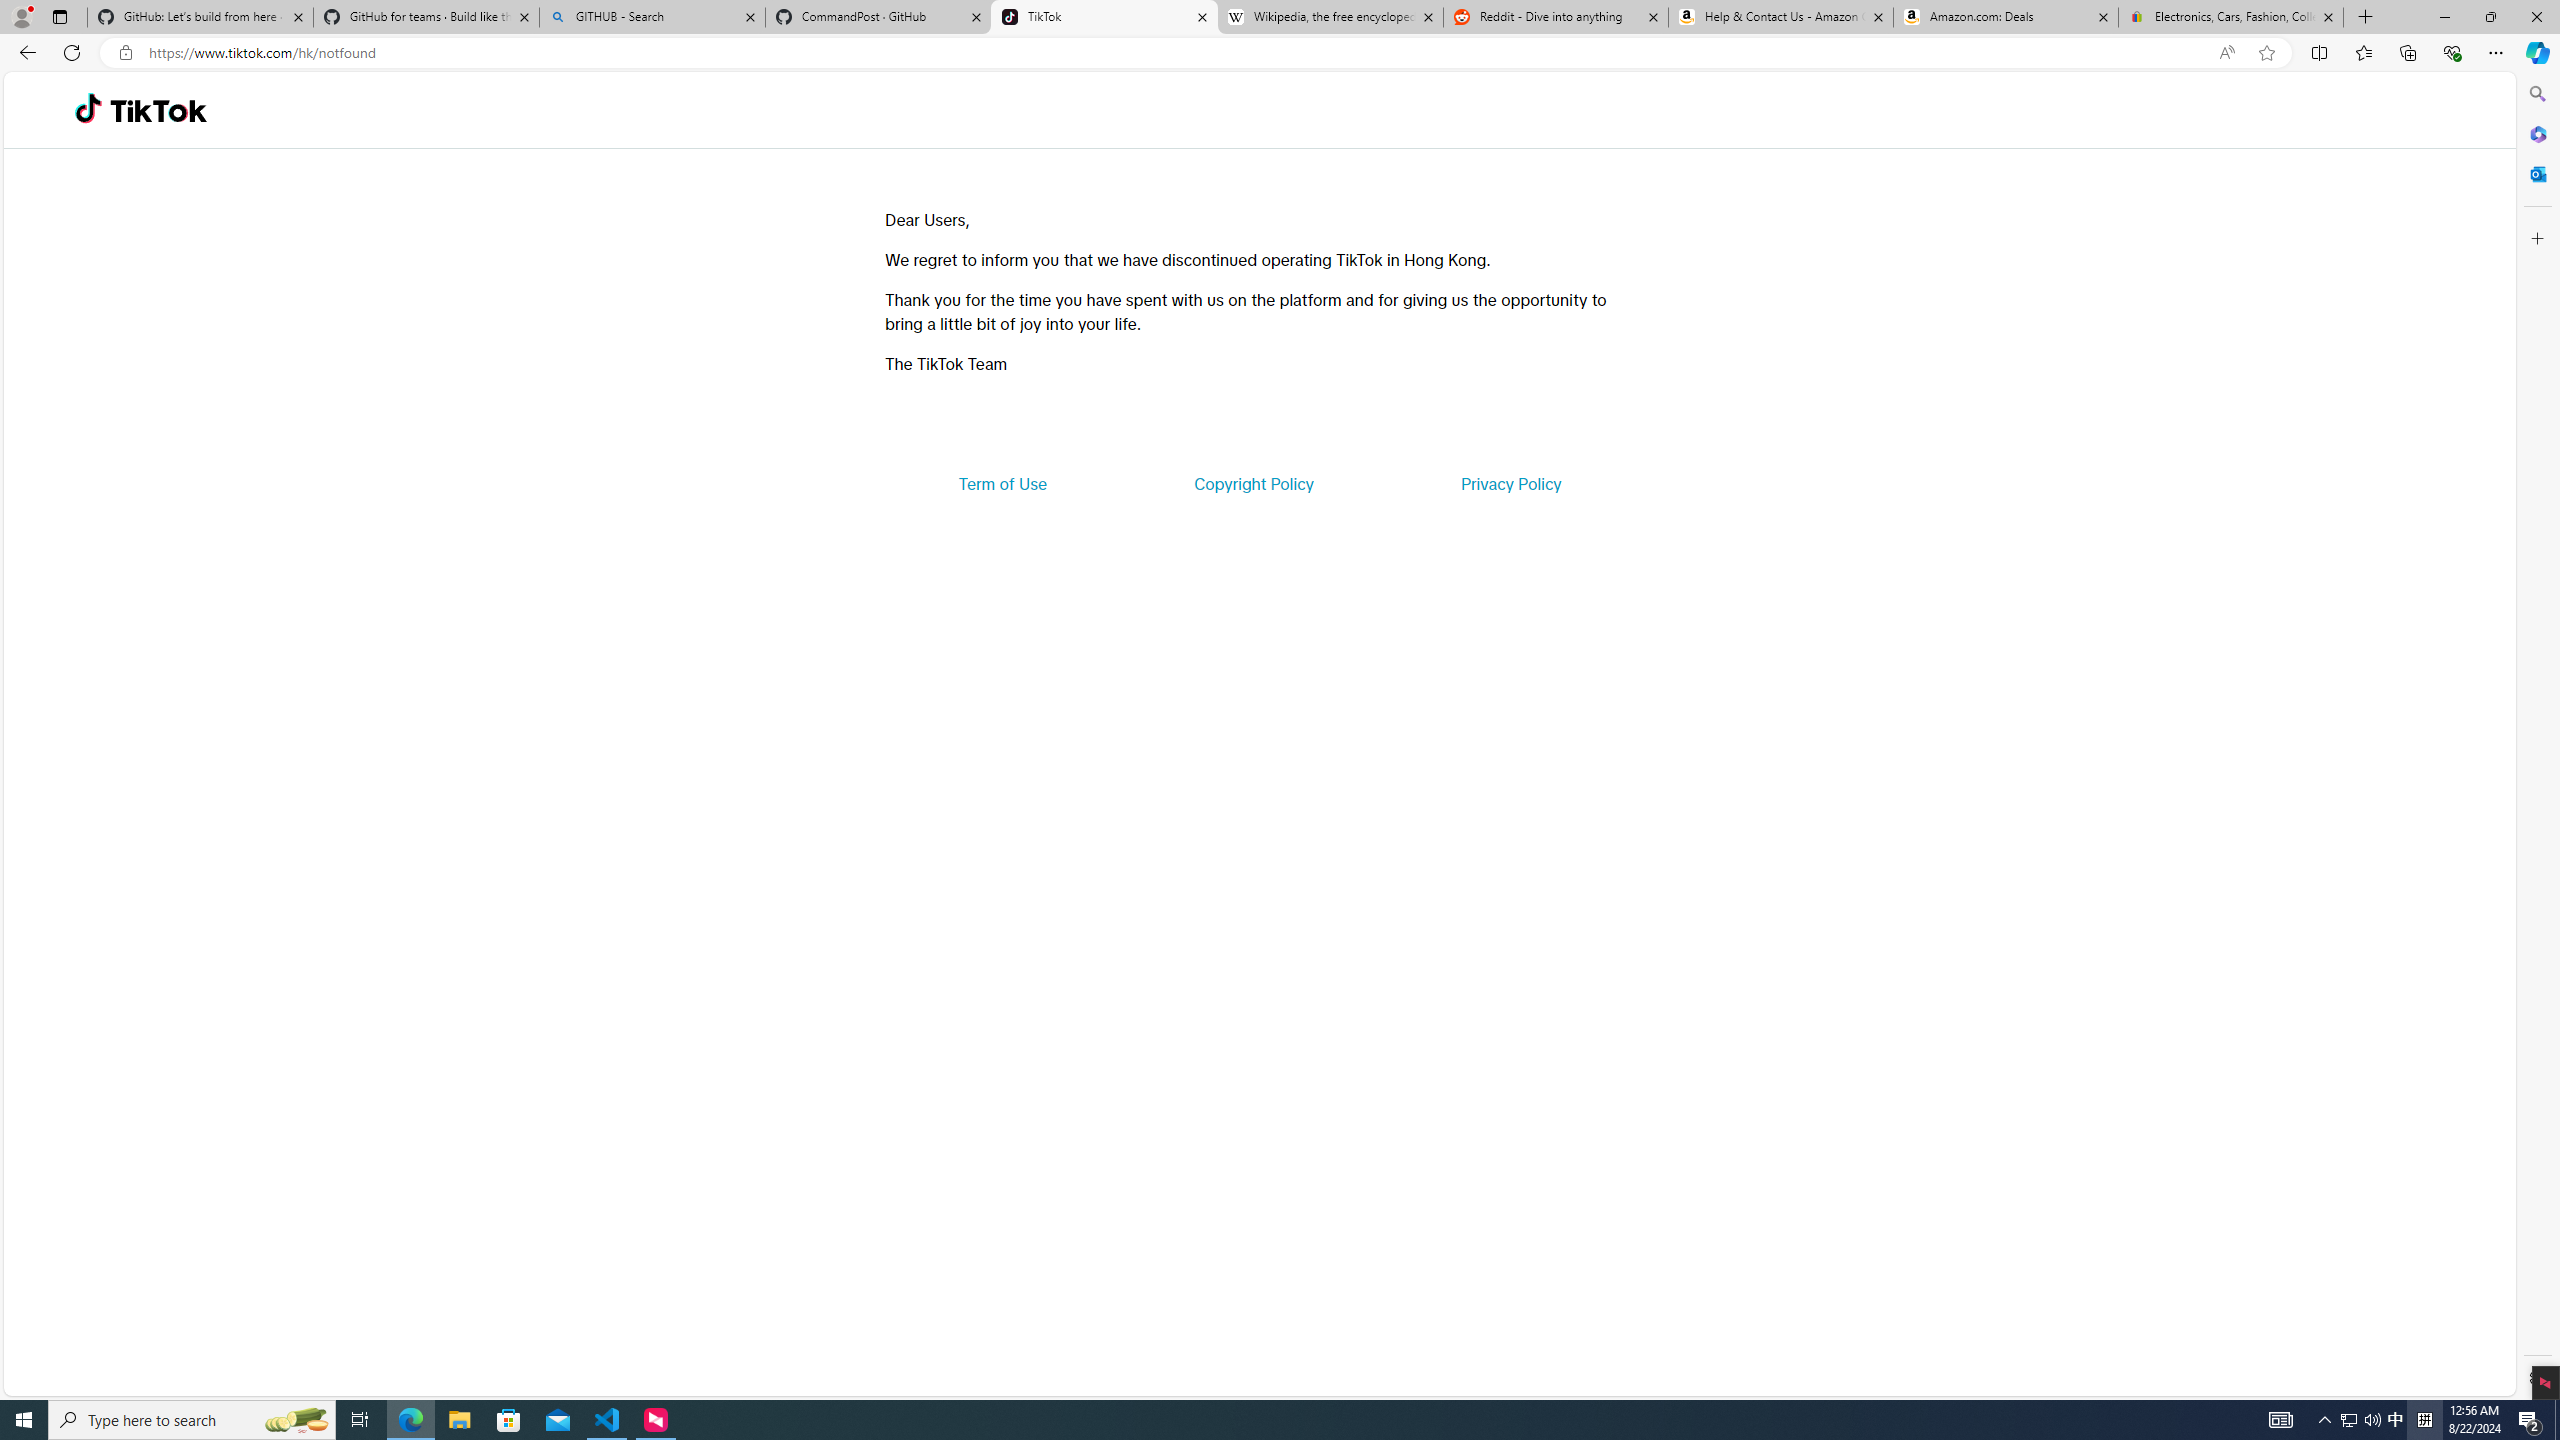  Describe the element at coordinates (1002, 482) in the screenshot. I see `'Term of Use'` at that location.